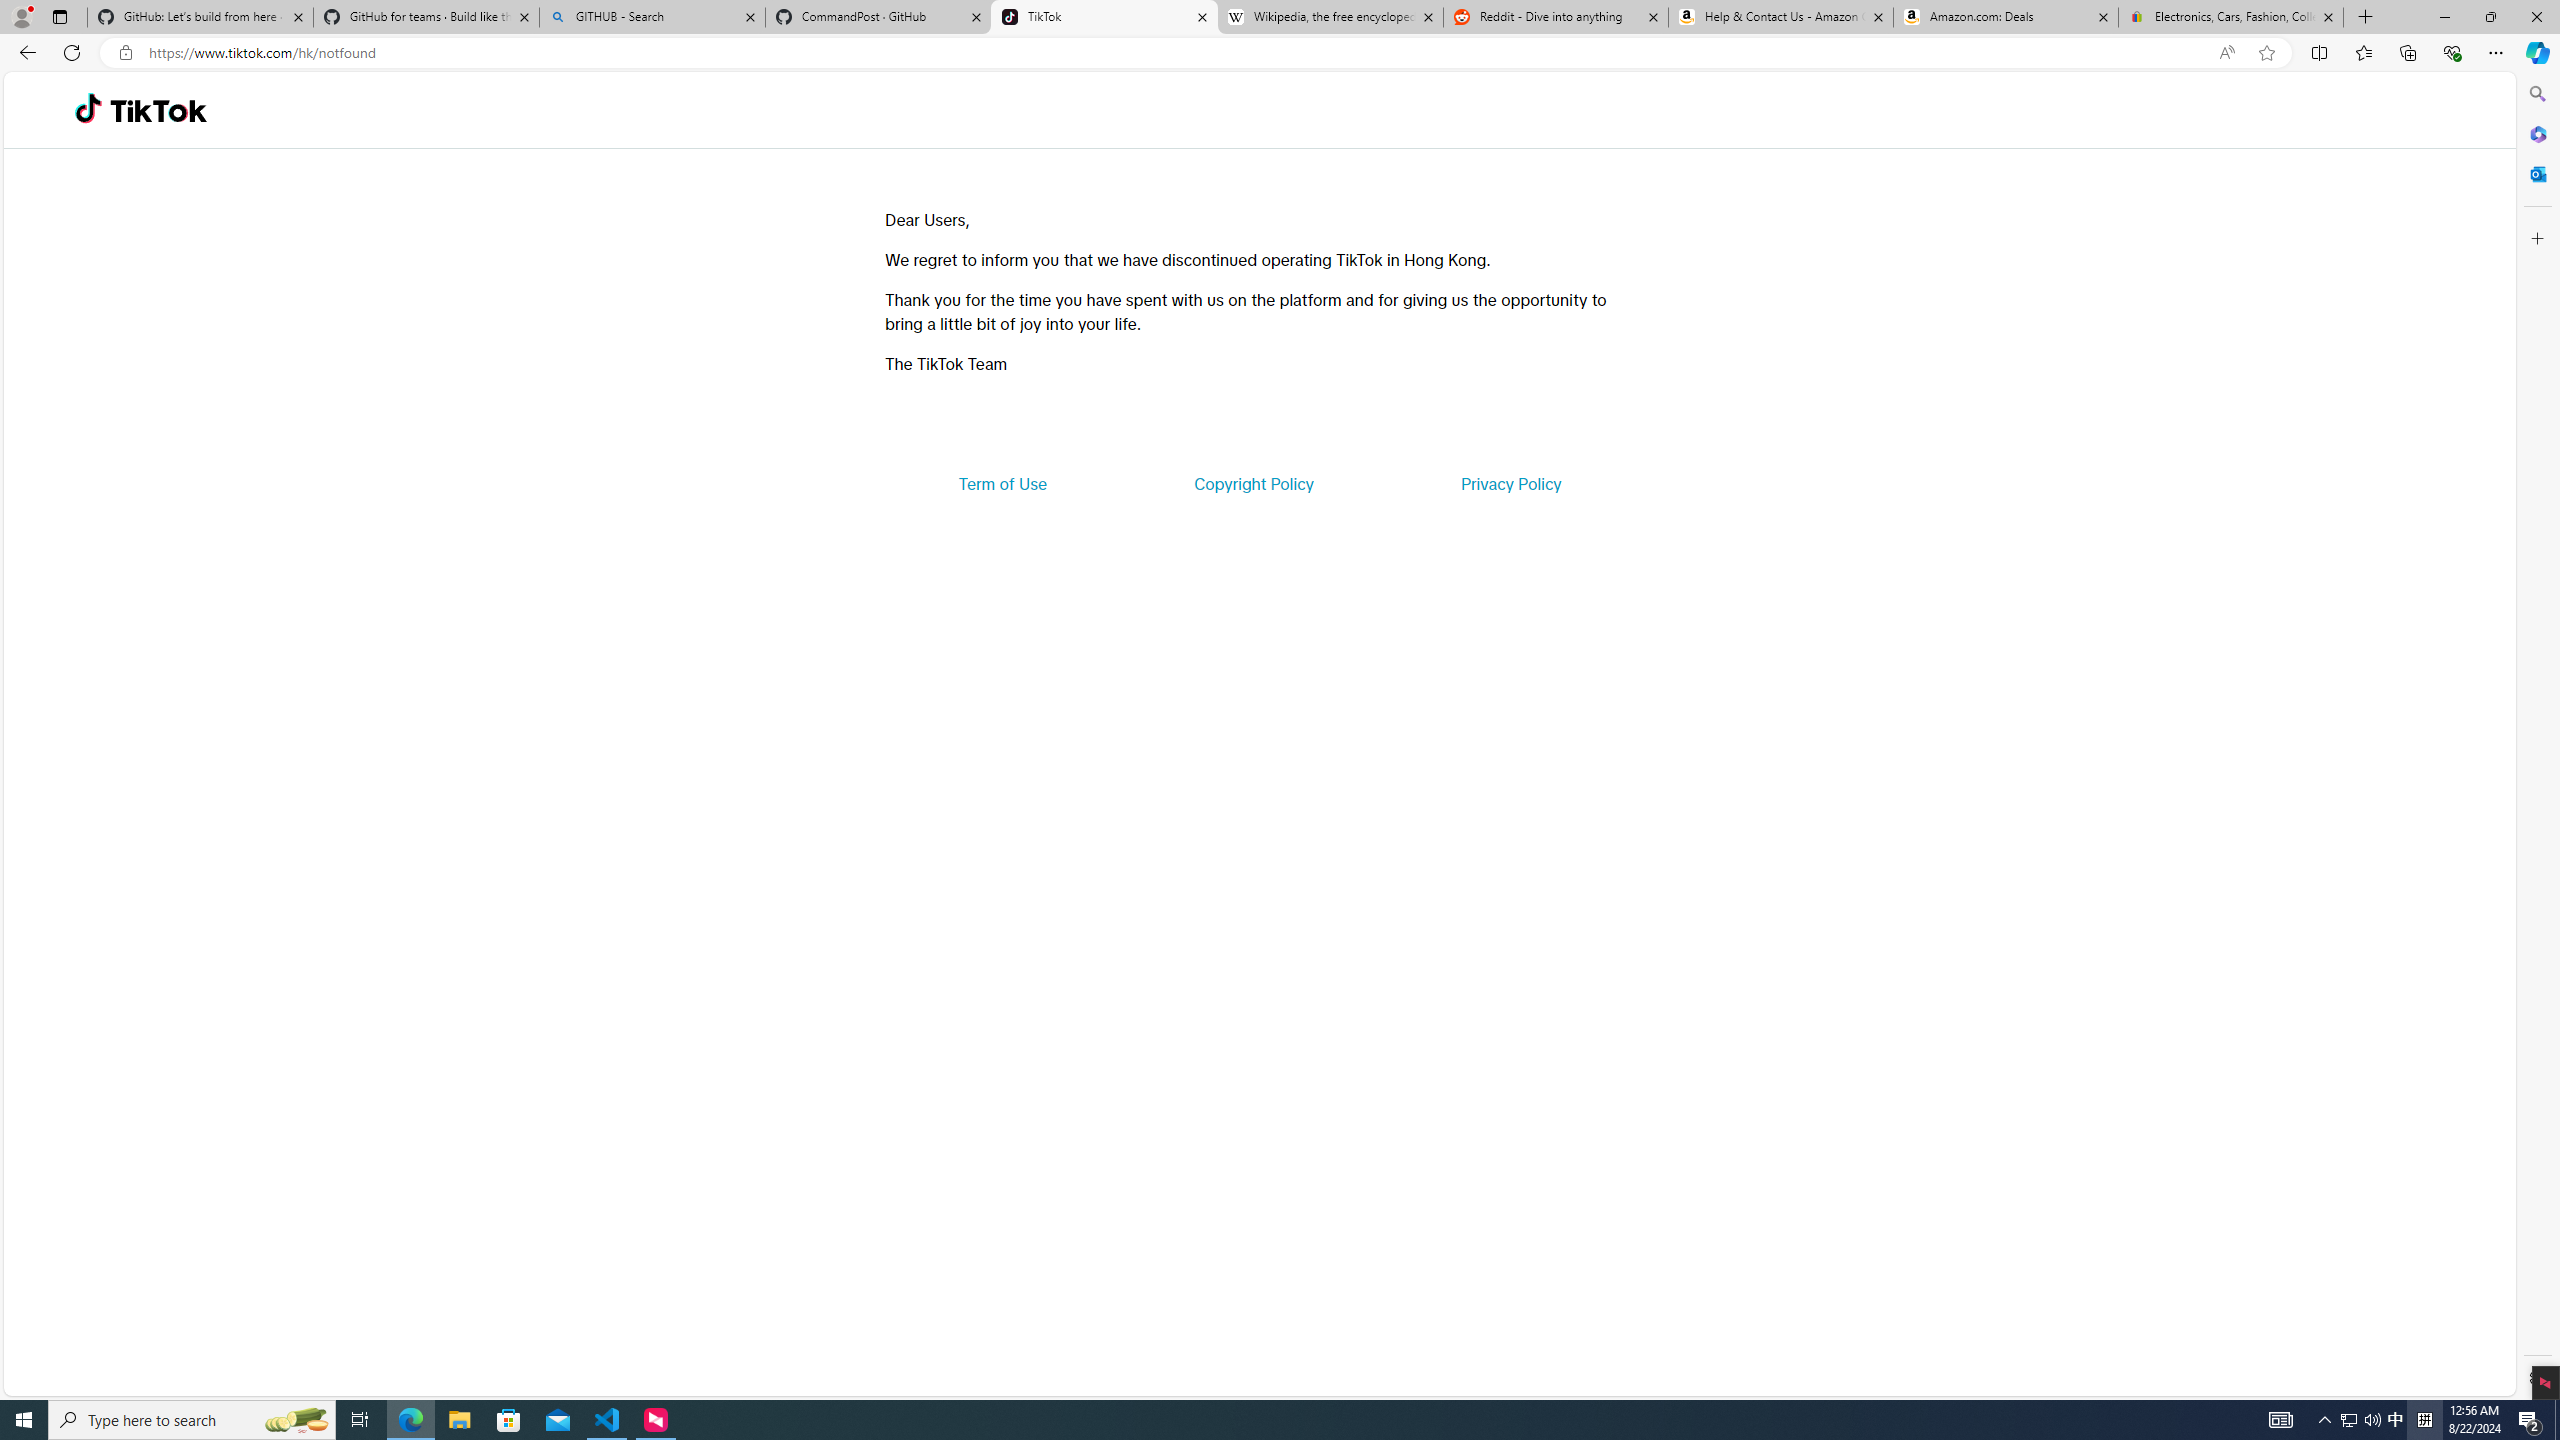  Describe the element at coordinates (1002, 482) in the screenshot. I see `'Term of Use'` at that location.